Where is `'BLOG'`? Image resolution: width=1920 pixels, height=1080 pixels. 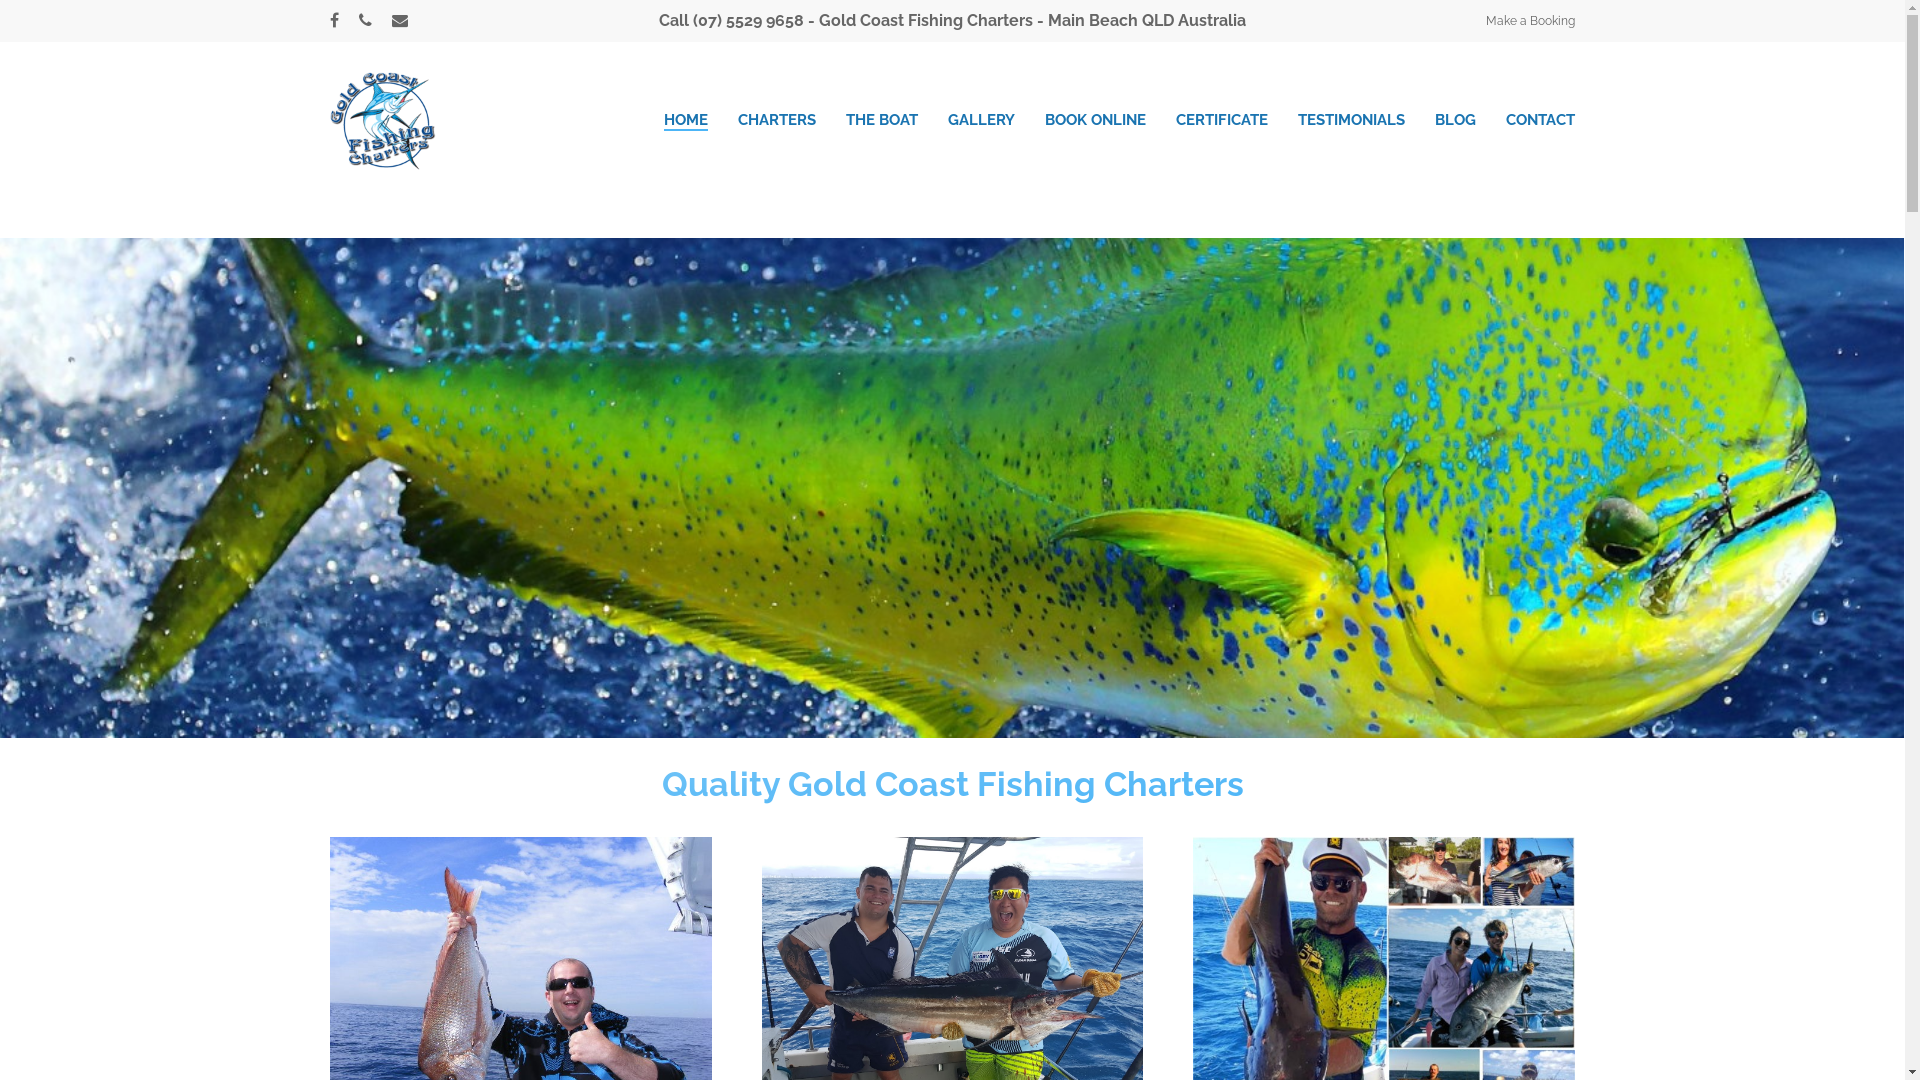
'BLOG' is located at coordinates (1455, 119).